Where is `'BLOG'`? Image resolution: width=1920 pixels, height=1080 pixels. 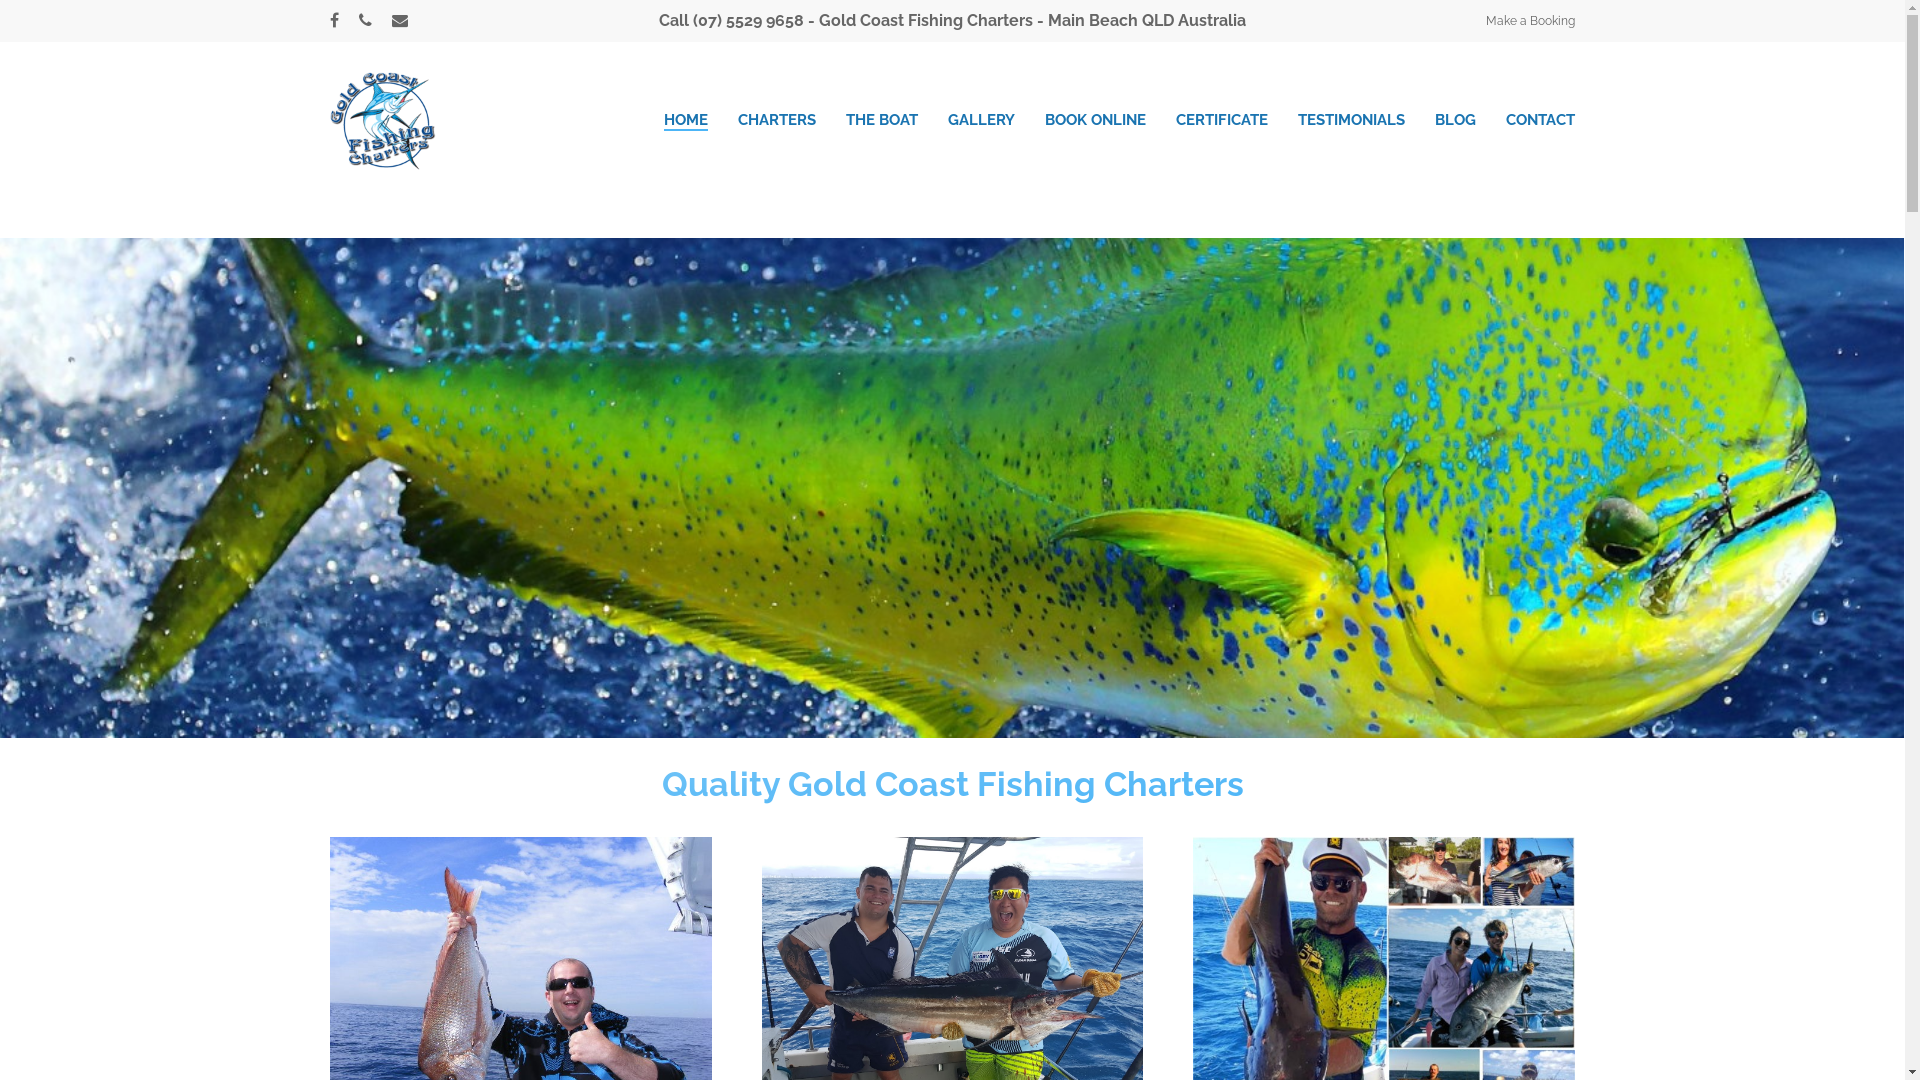
'BLOG' is located at coordinates (1455, 119).